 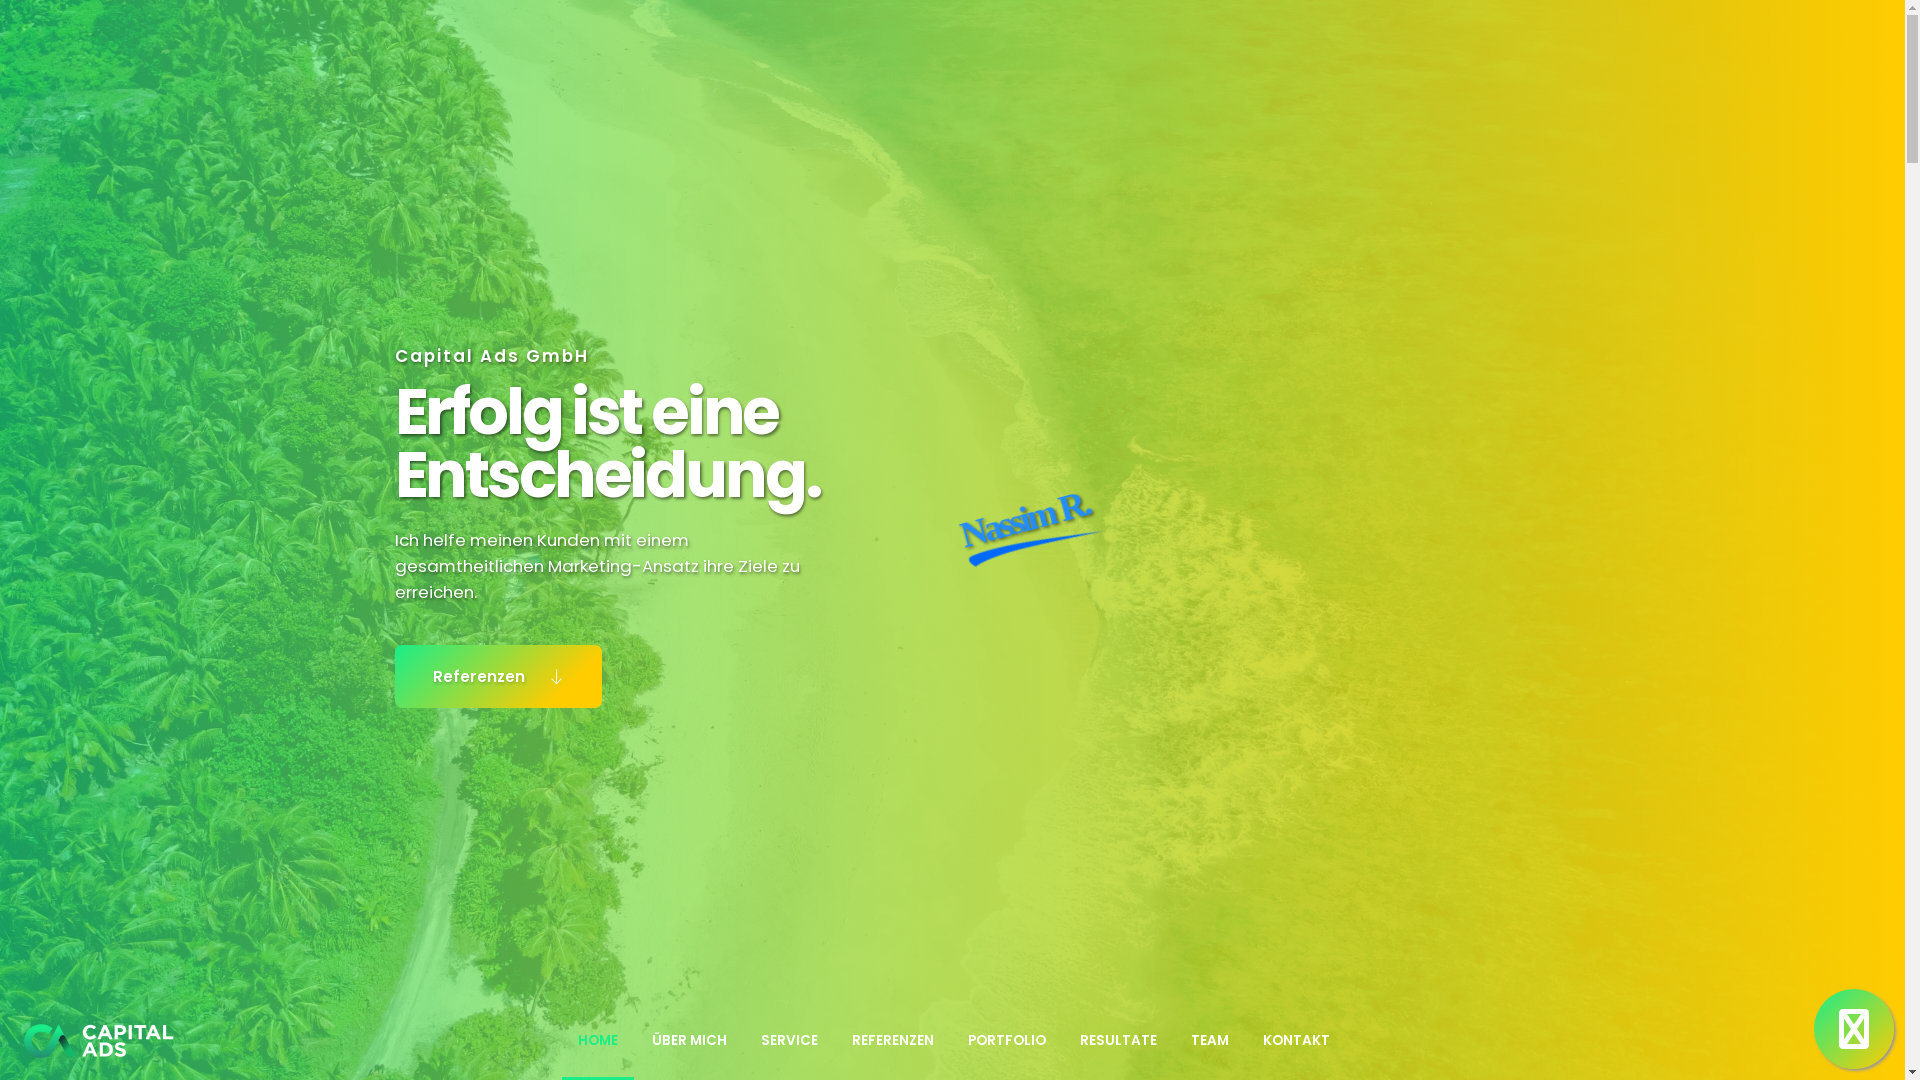 I want to click on 'Referenzen', so click(x=498, y=675).